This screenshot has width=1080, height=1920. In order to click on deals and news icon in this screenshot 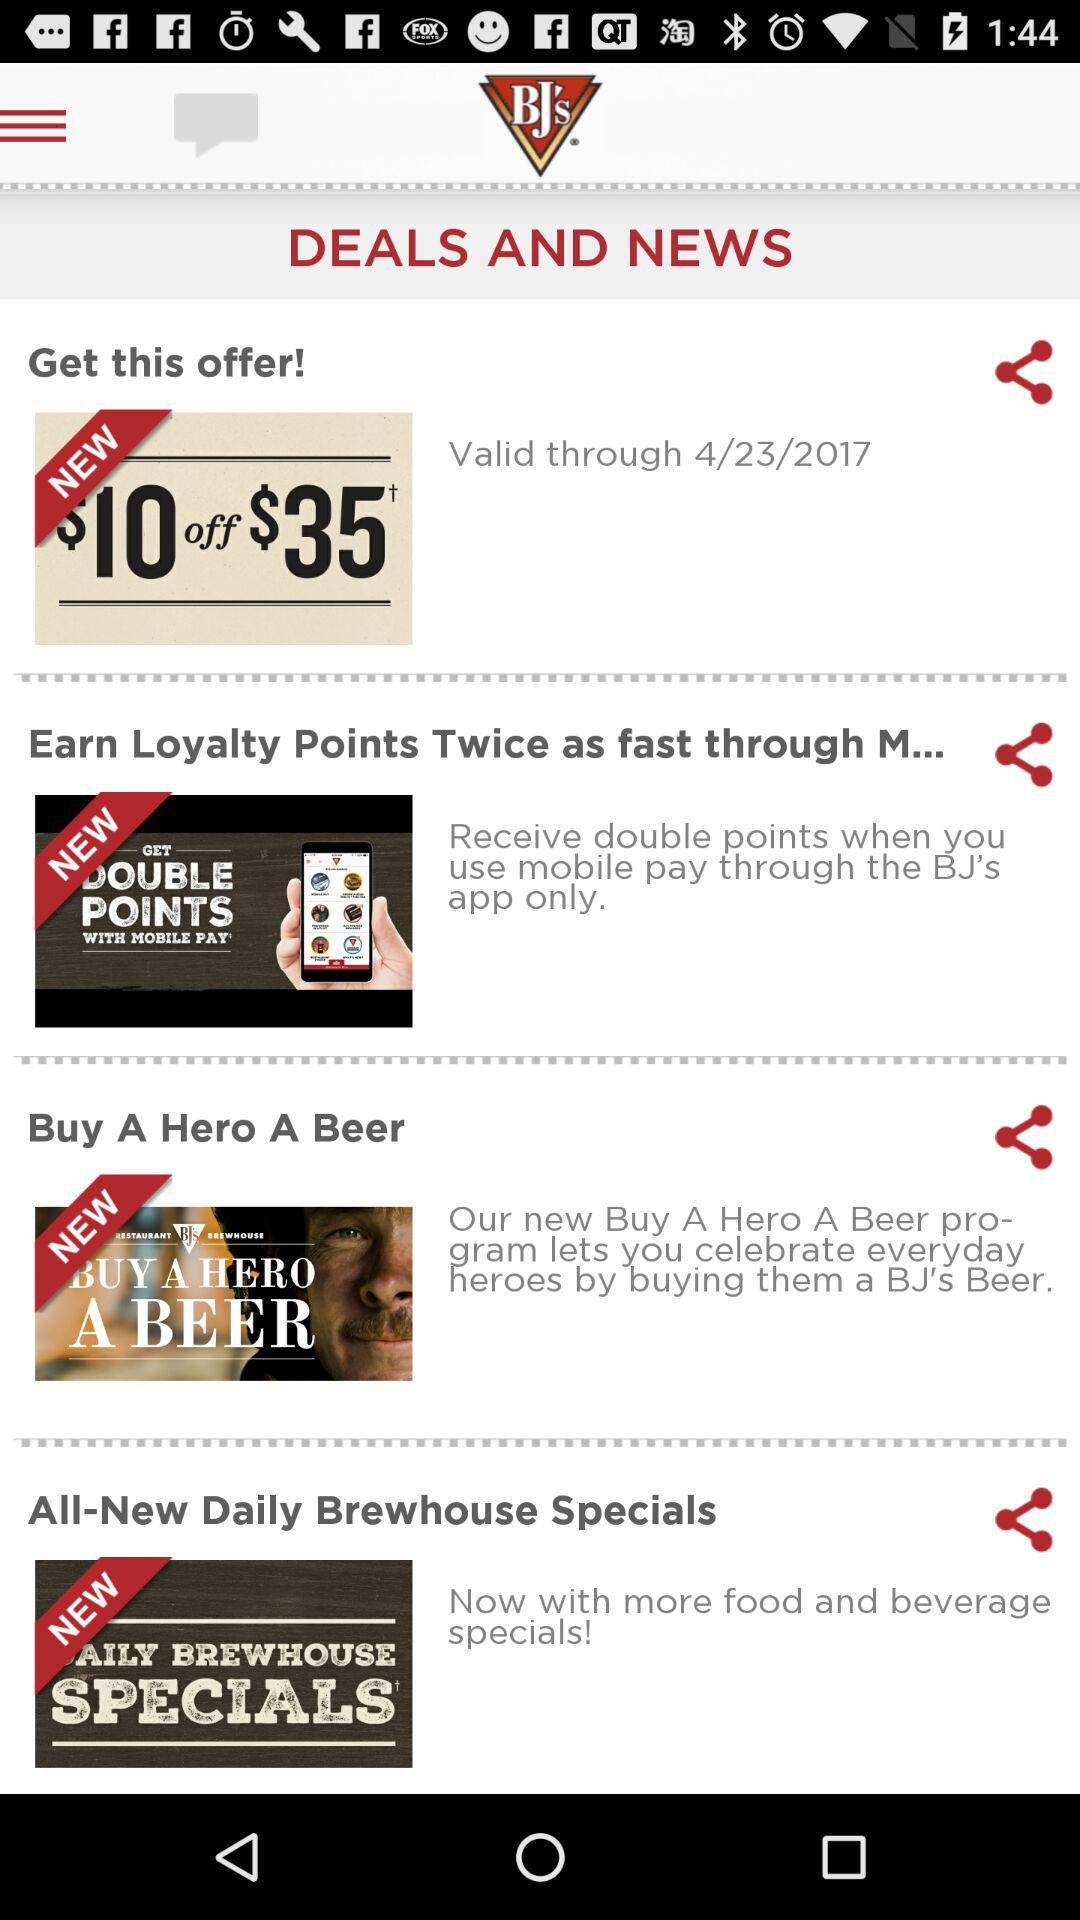, I will do `click(540, 245)`.